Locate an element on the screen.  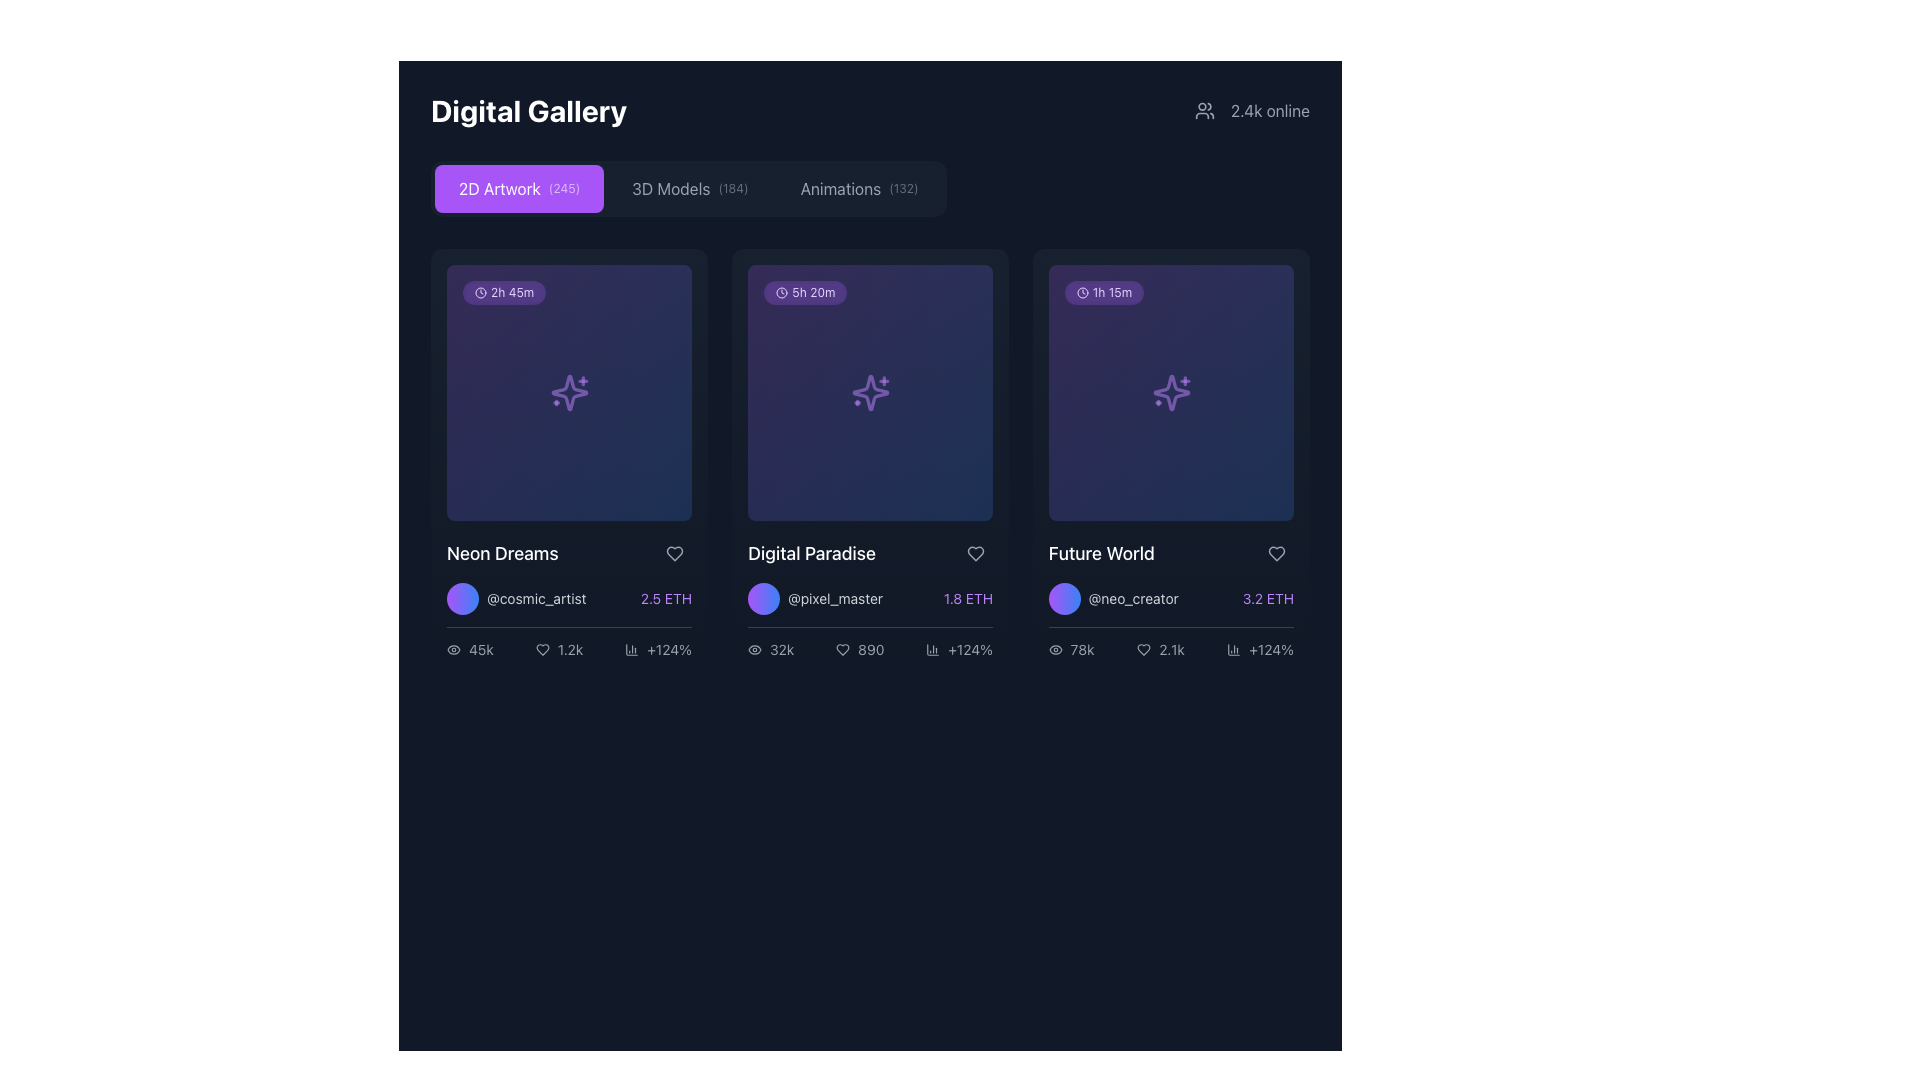
the navigation button that displays a list of animations, positioned as the third tab option in a row of three tabs is located at coordinates (859, 189).